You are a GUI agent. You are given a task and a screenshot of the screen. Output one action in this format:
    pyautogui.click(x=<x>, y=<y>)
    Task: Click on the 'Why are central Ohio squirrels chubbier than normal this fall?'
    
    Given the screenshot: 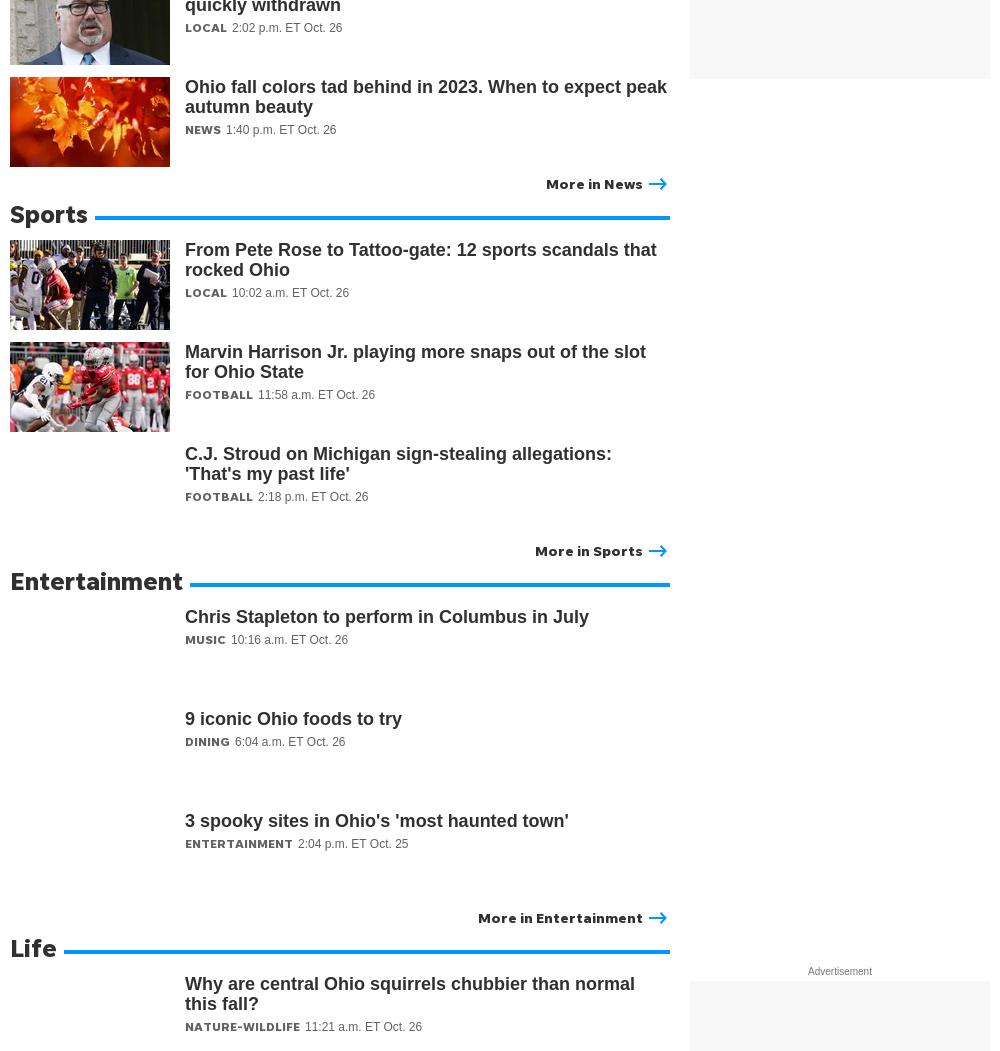 What is the action you would take?
    pyautogui.click(x=410, y=994)
    